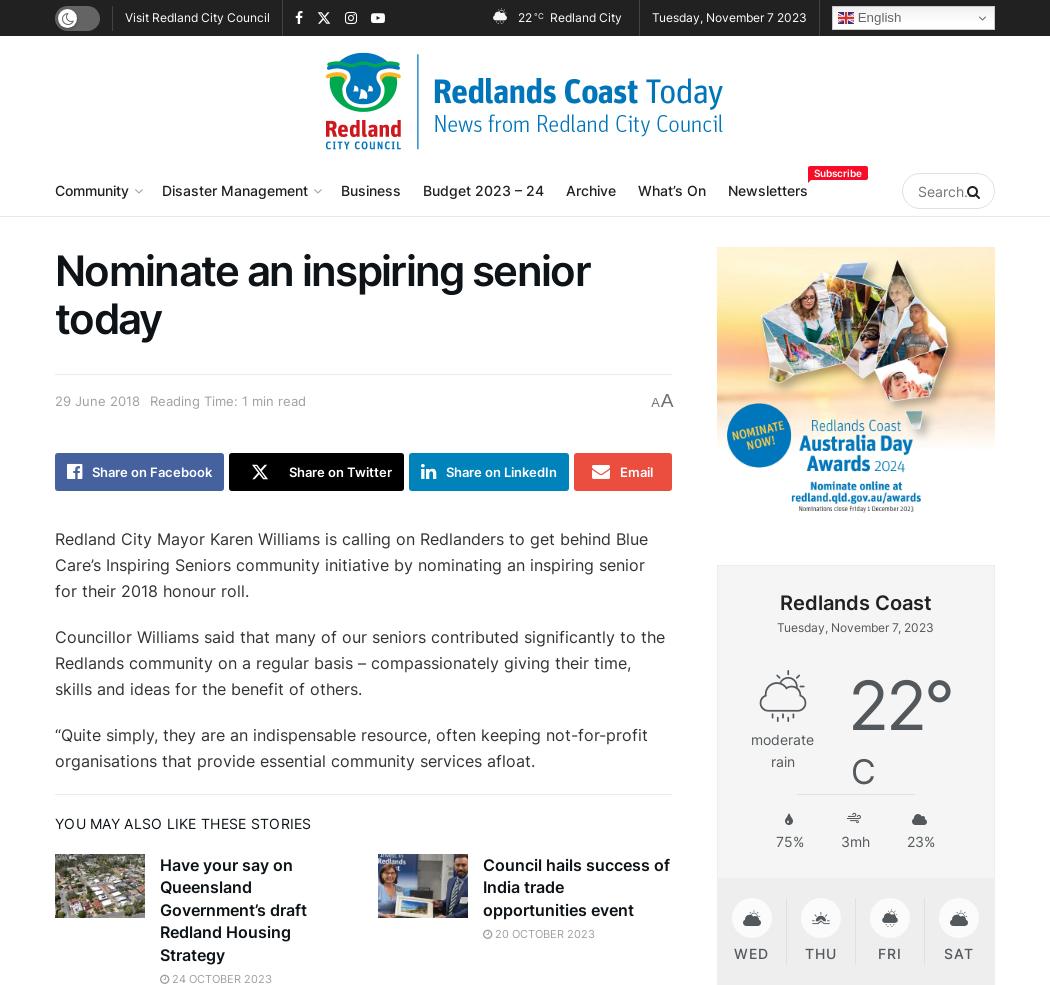  I want to click on 'Share on LinkedIn', so click(500, 470).